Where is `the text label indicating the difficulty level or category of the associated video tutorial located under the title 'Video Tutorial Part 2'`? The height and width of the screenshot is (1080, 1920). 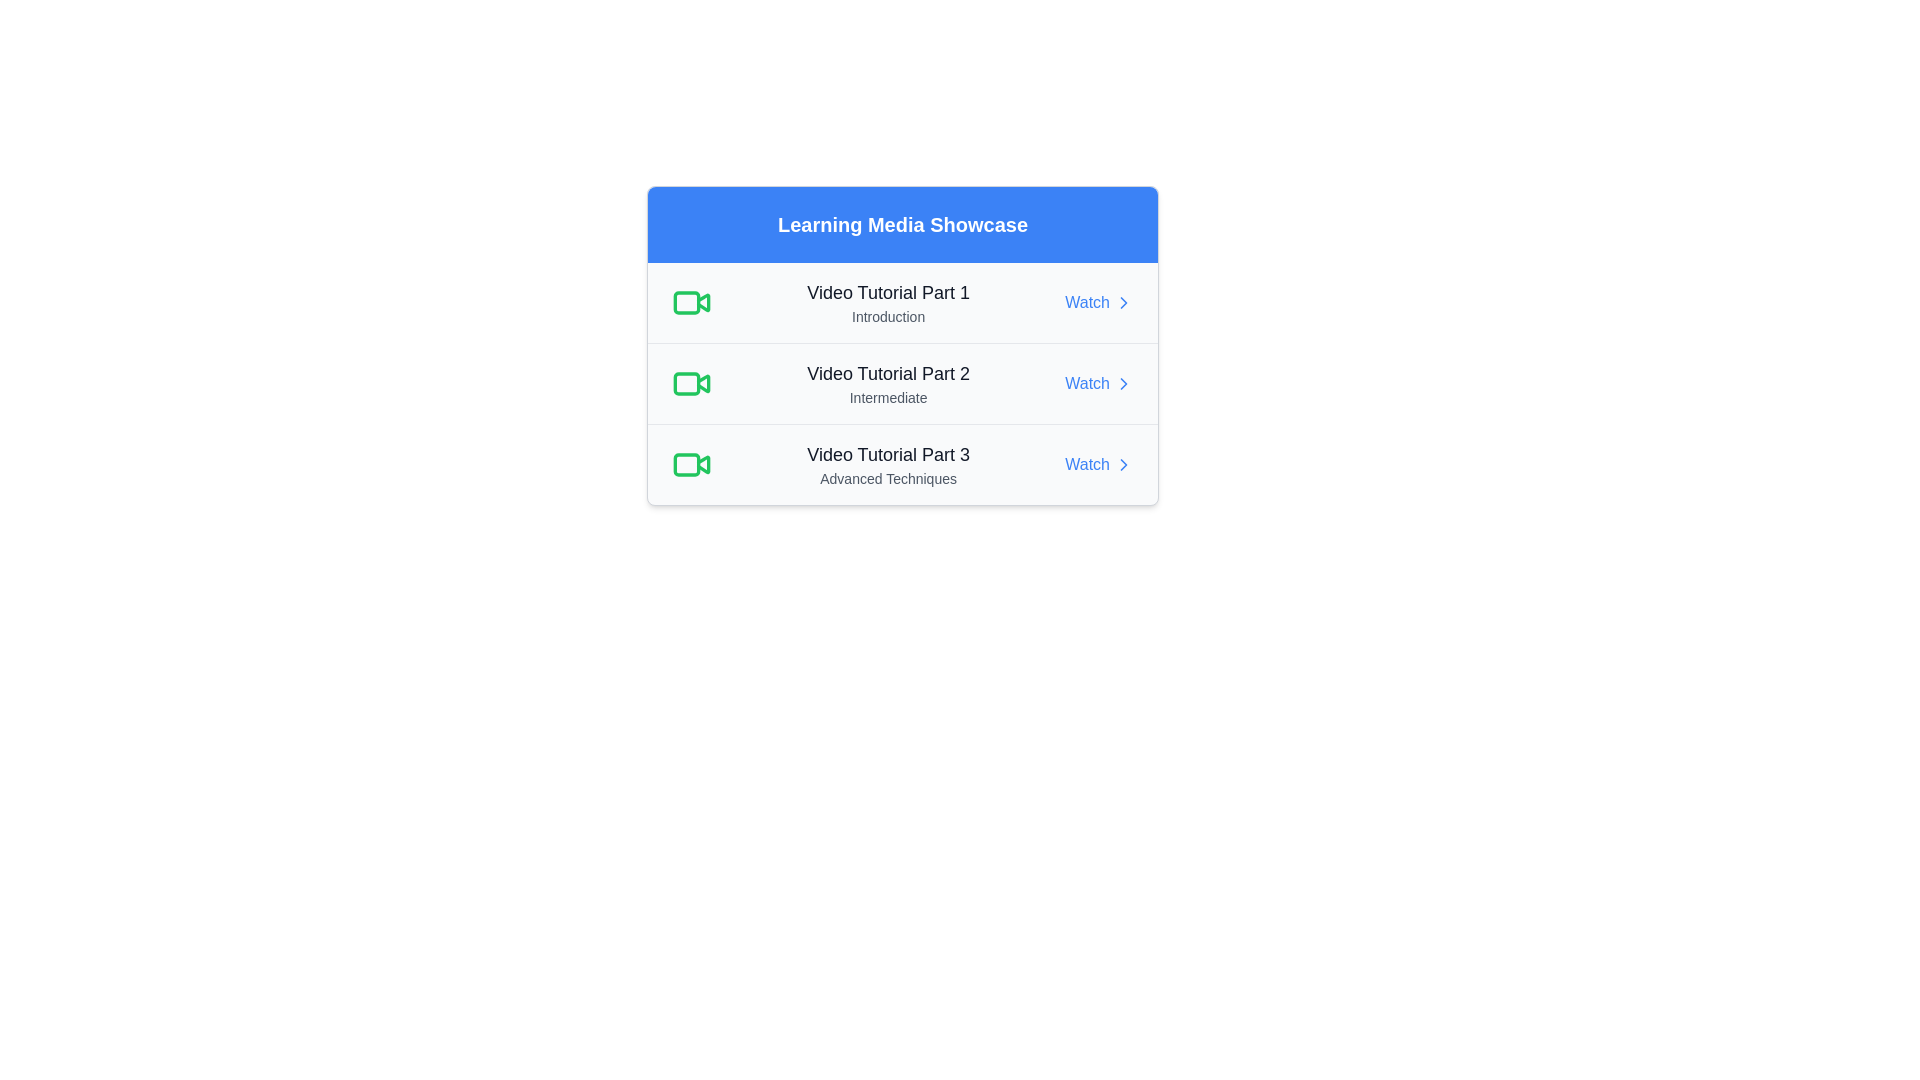 the text label indicating the difficulty level or category of the associated video tutorial located under the title 'Video Tutorial Part 2' is located at coordinates (887, 397).